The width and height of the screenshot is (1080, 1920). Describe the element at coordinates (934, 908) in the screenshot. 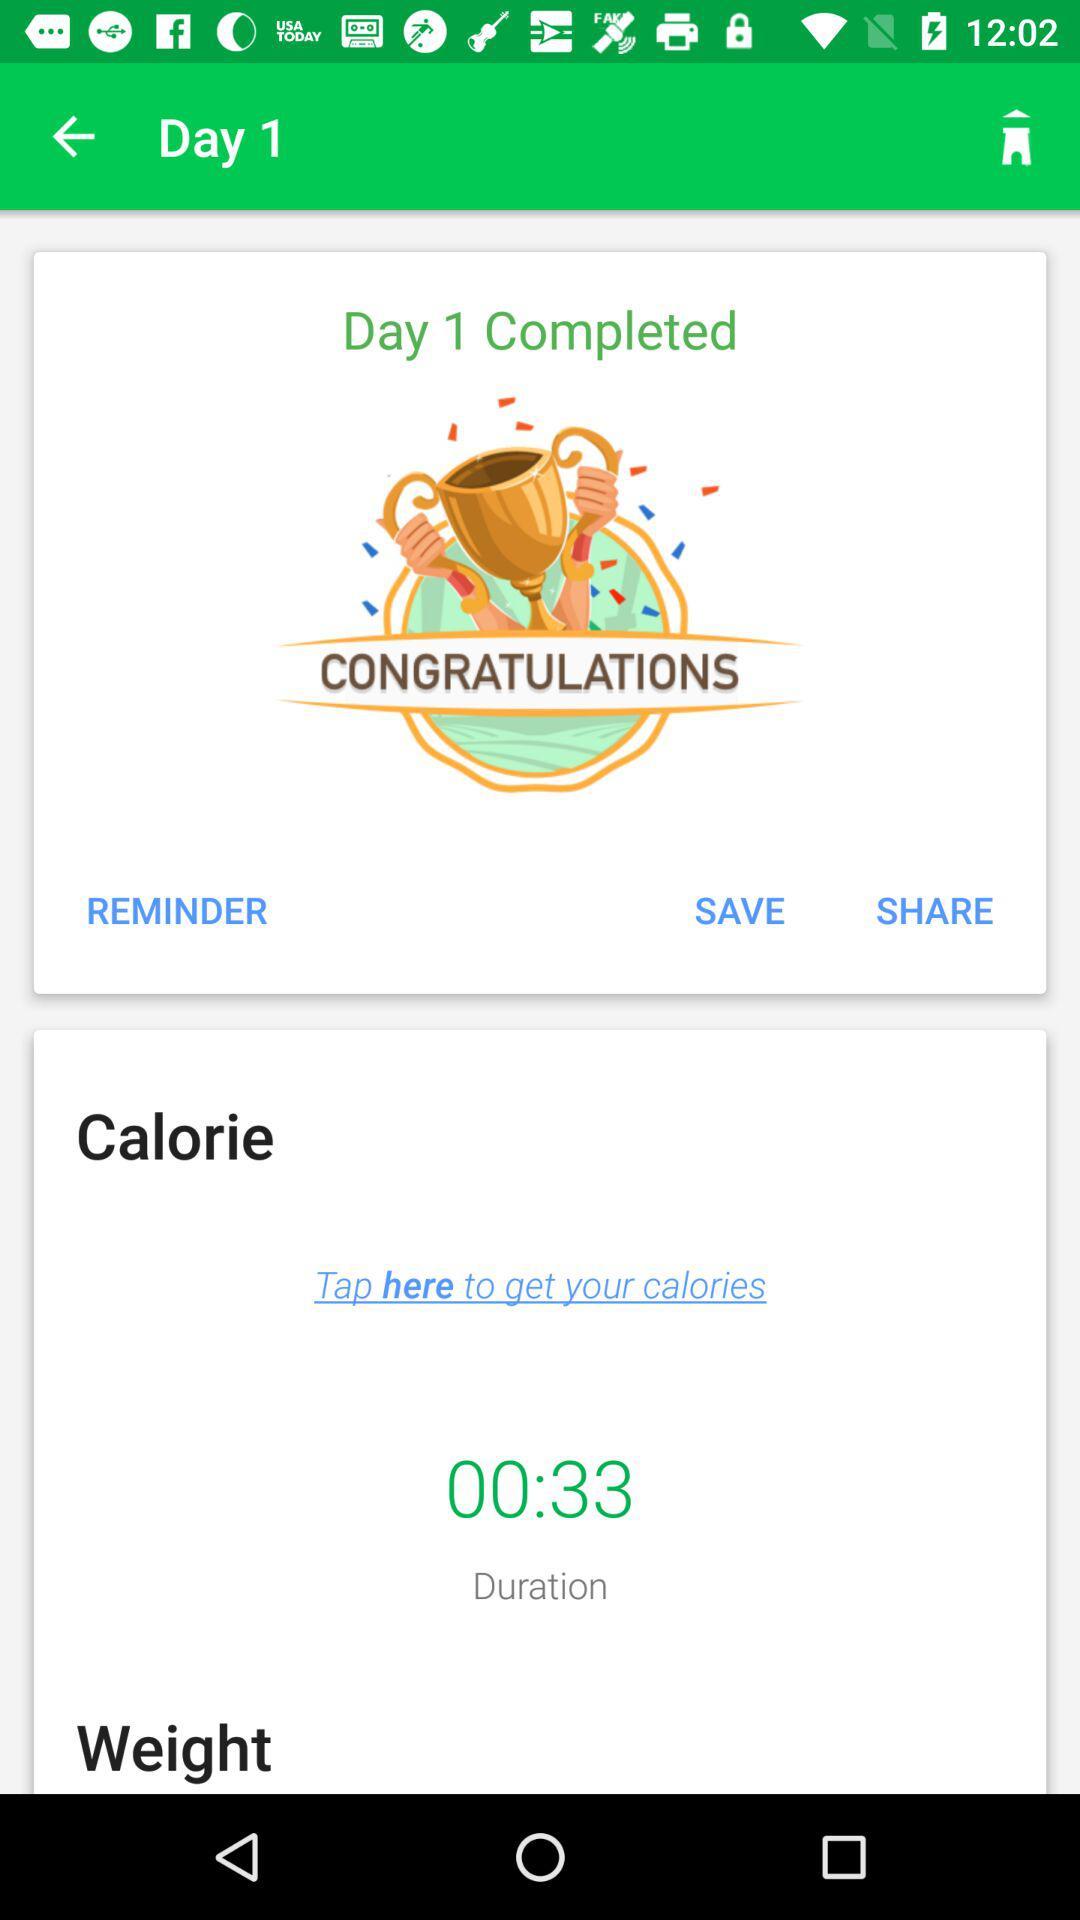

I see `item to the right of the save` at that location.